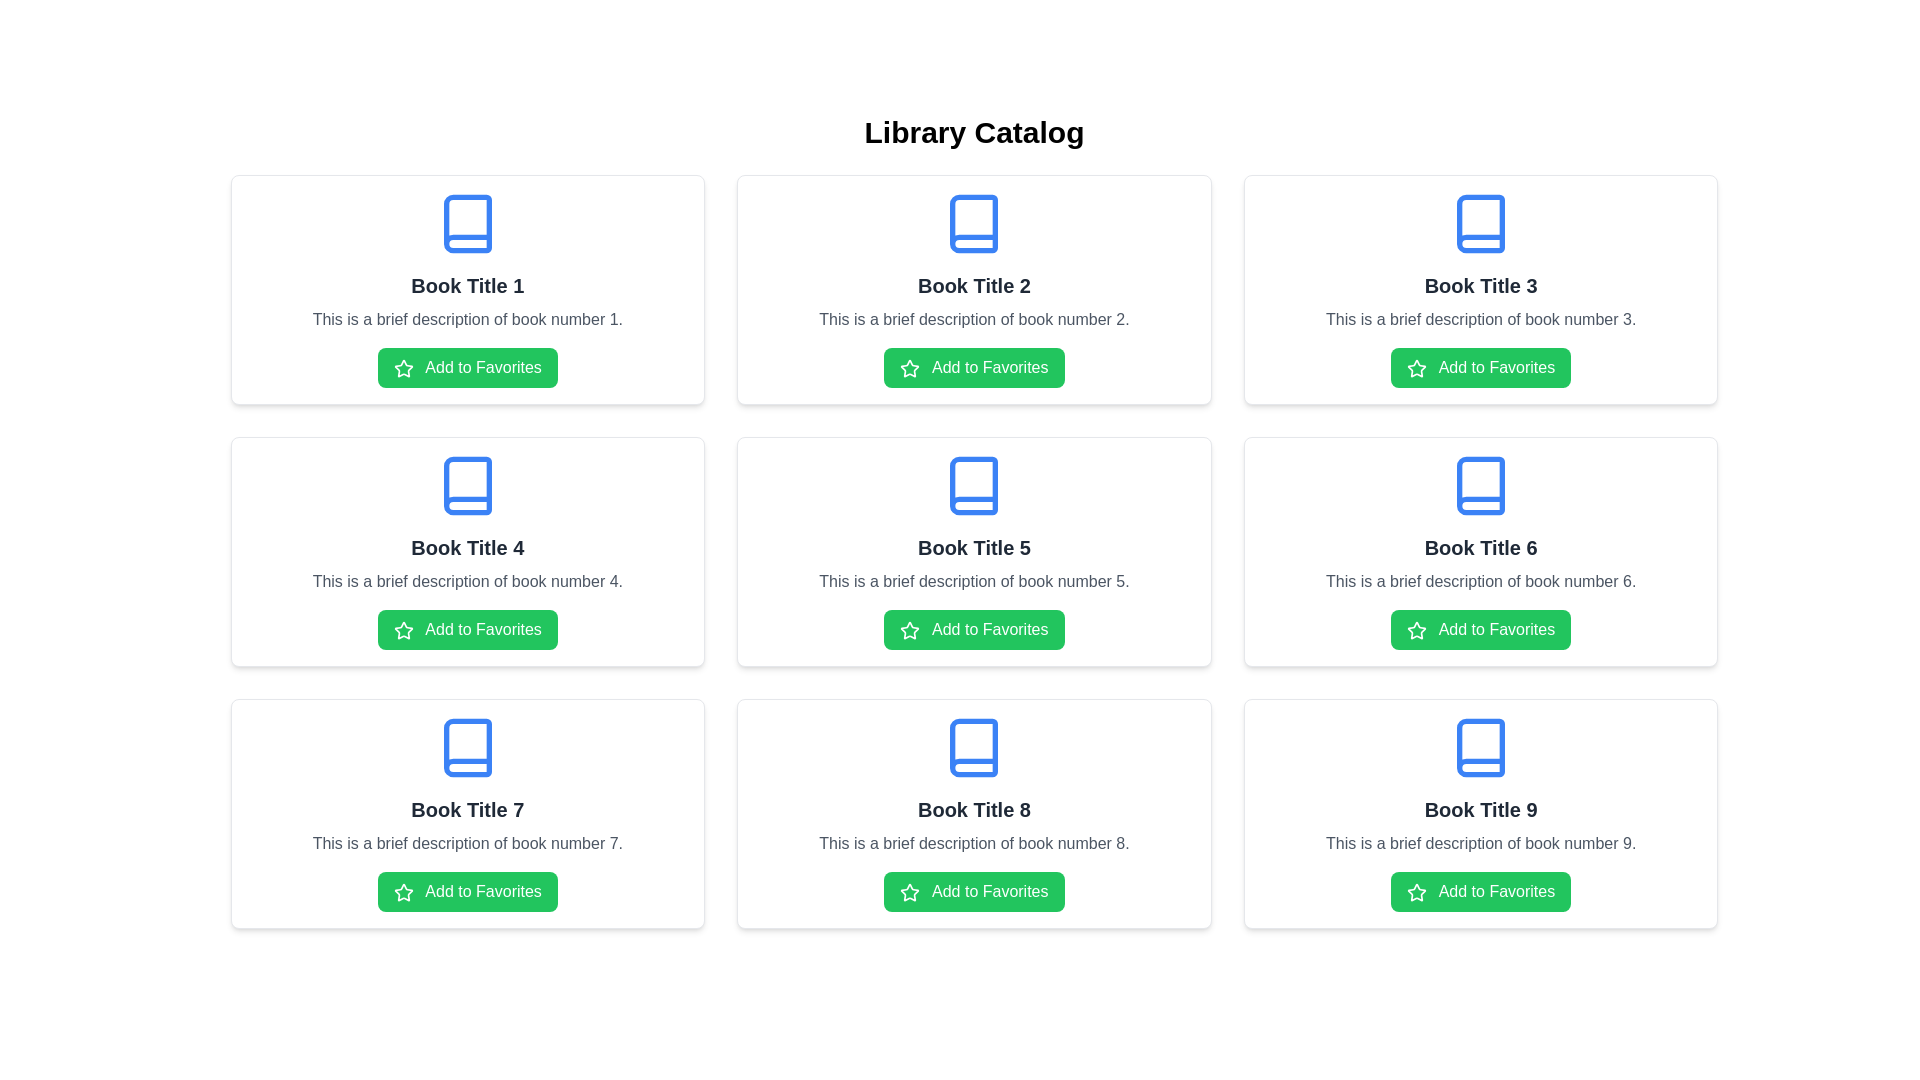 Image resolution: width=1920 pixels, height=1080 pixels. Describe the element at coordinates (402, 368) in the screenshot. I see `the star icon located in the top-left card of a 3x3 grid layout` at that location.